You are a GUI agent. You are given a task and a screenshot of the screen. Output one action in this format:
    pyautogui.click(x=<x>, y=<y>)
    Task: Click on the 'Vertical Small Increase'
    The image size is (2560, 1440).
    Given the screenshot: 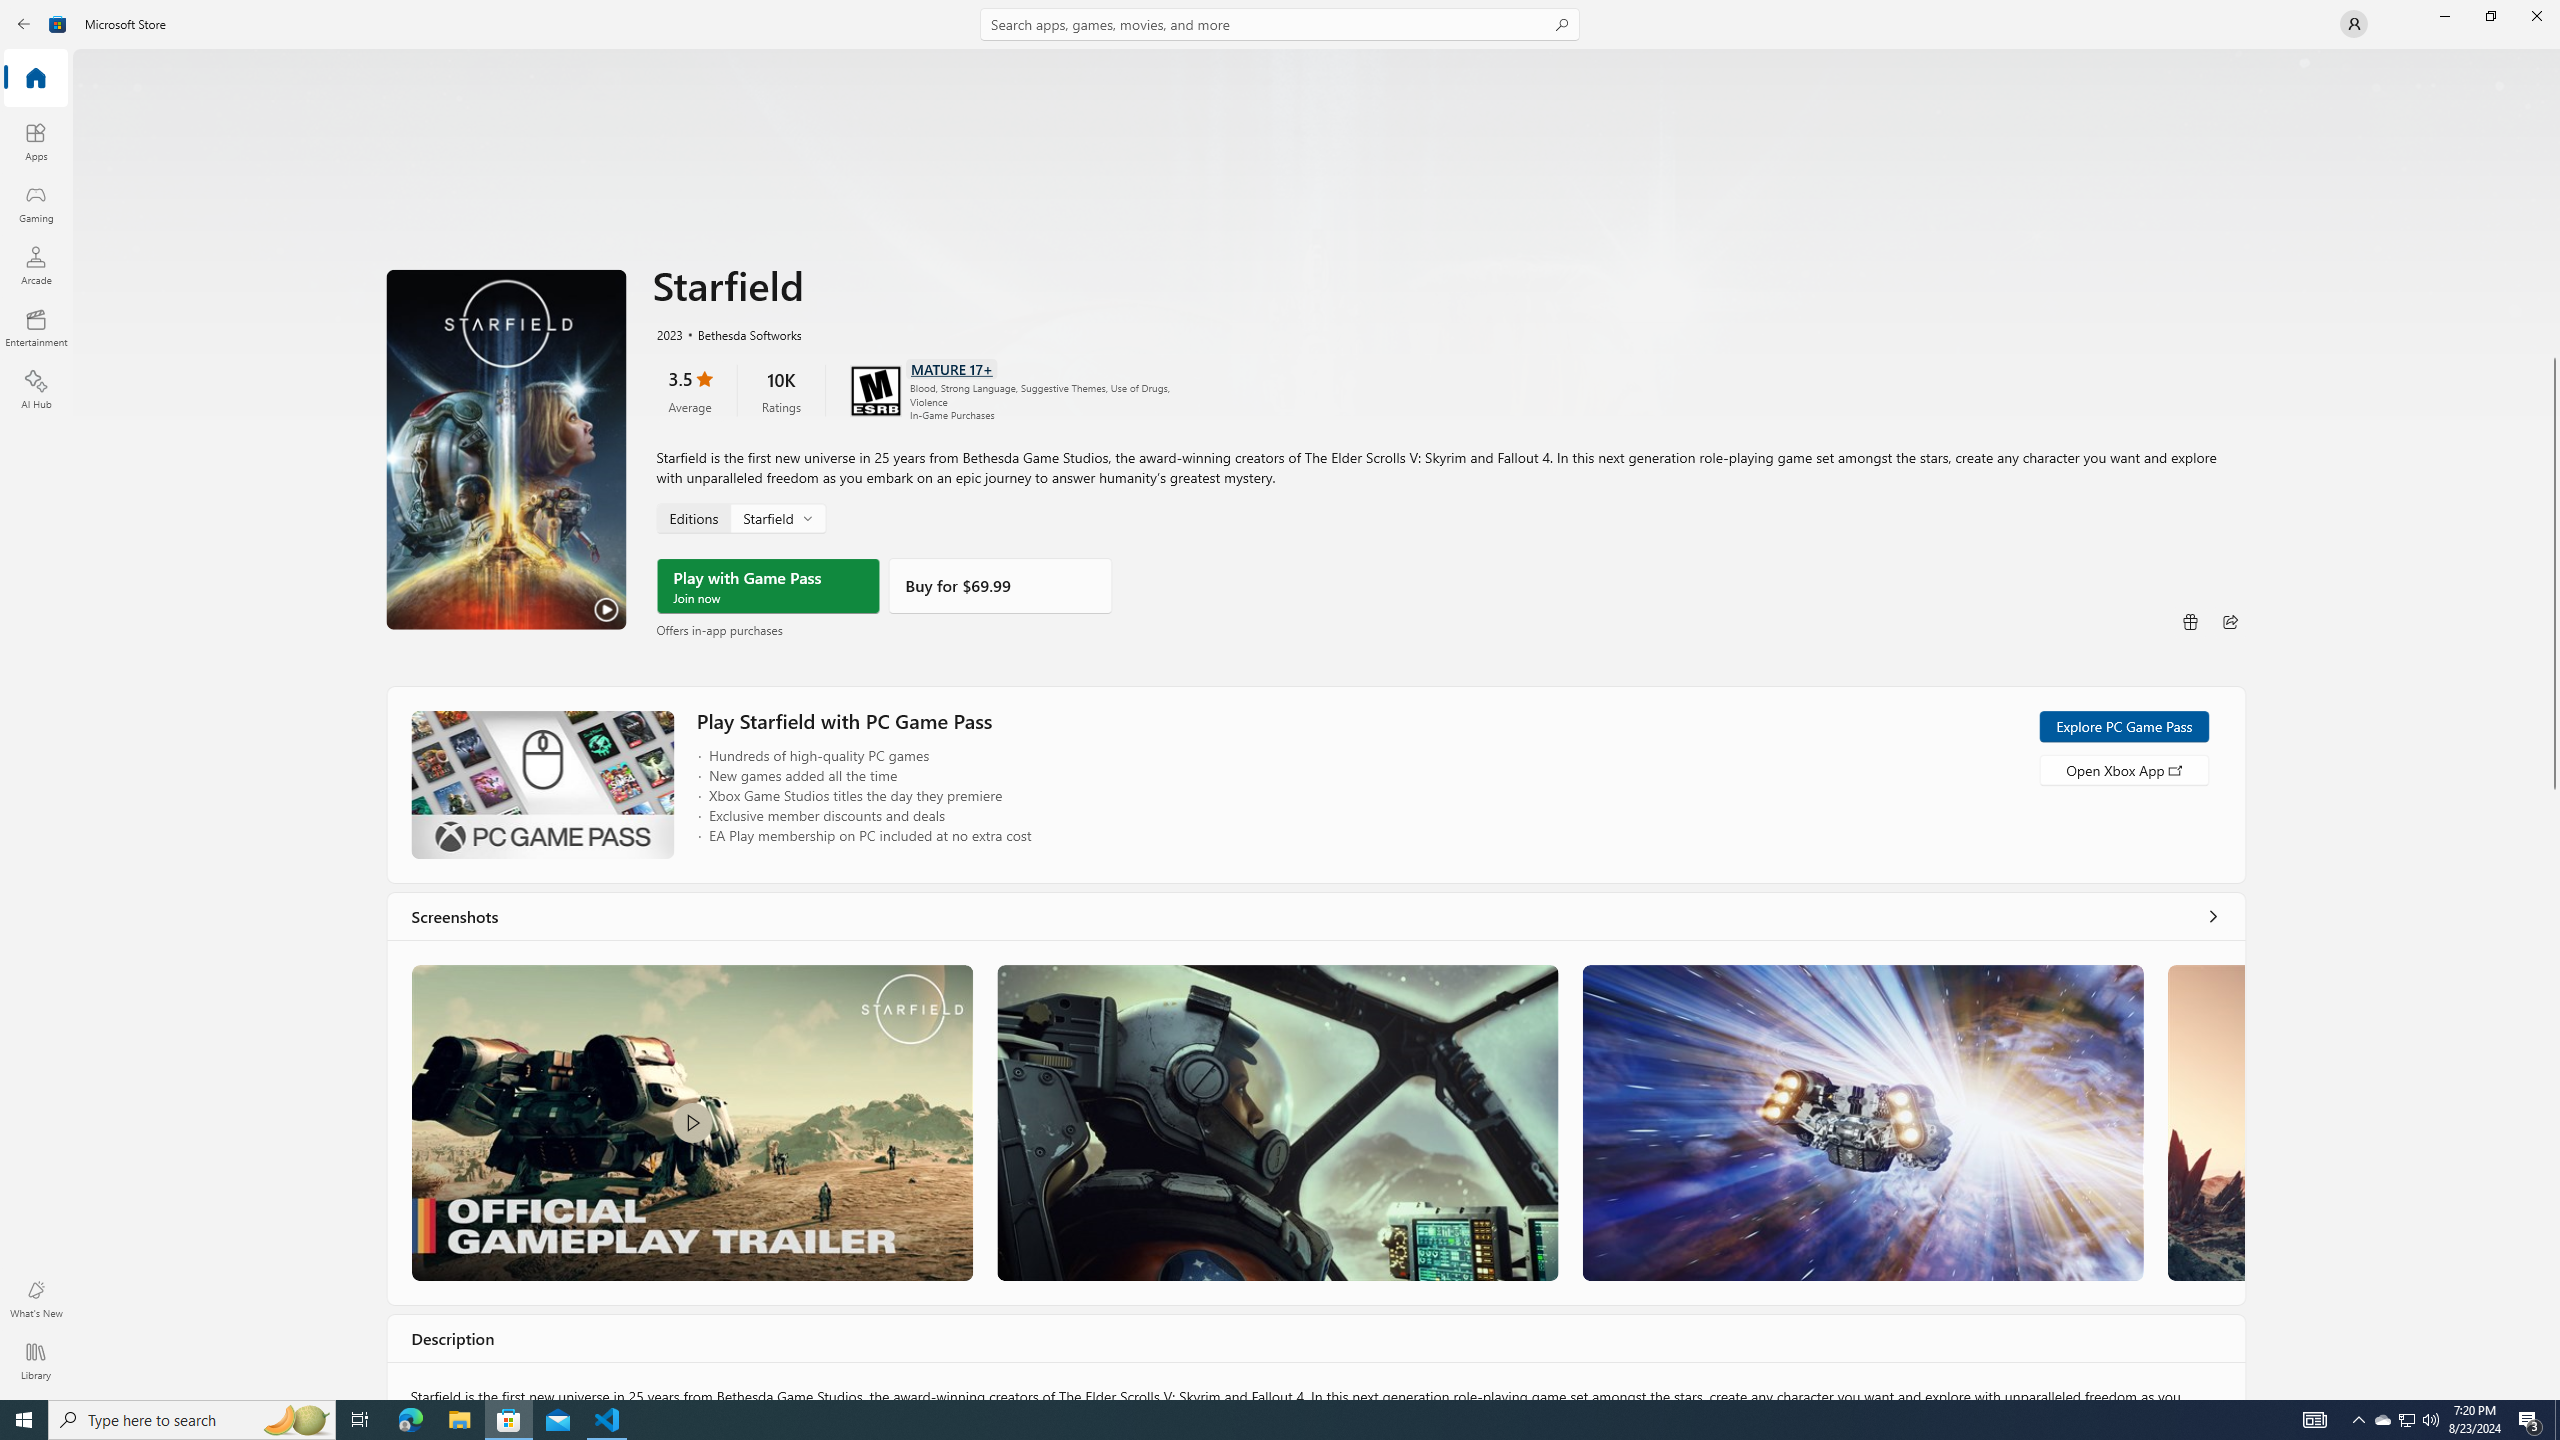 What is the action you would take?
    pyautogui.click(x=2552, y=1393)
    